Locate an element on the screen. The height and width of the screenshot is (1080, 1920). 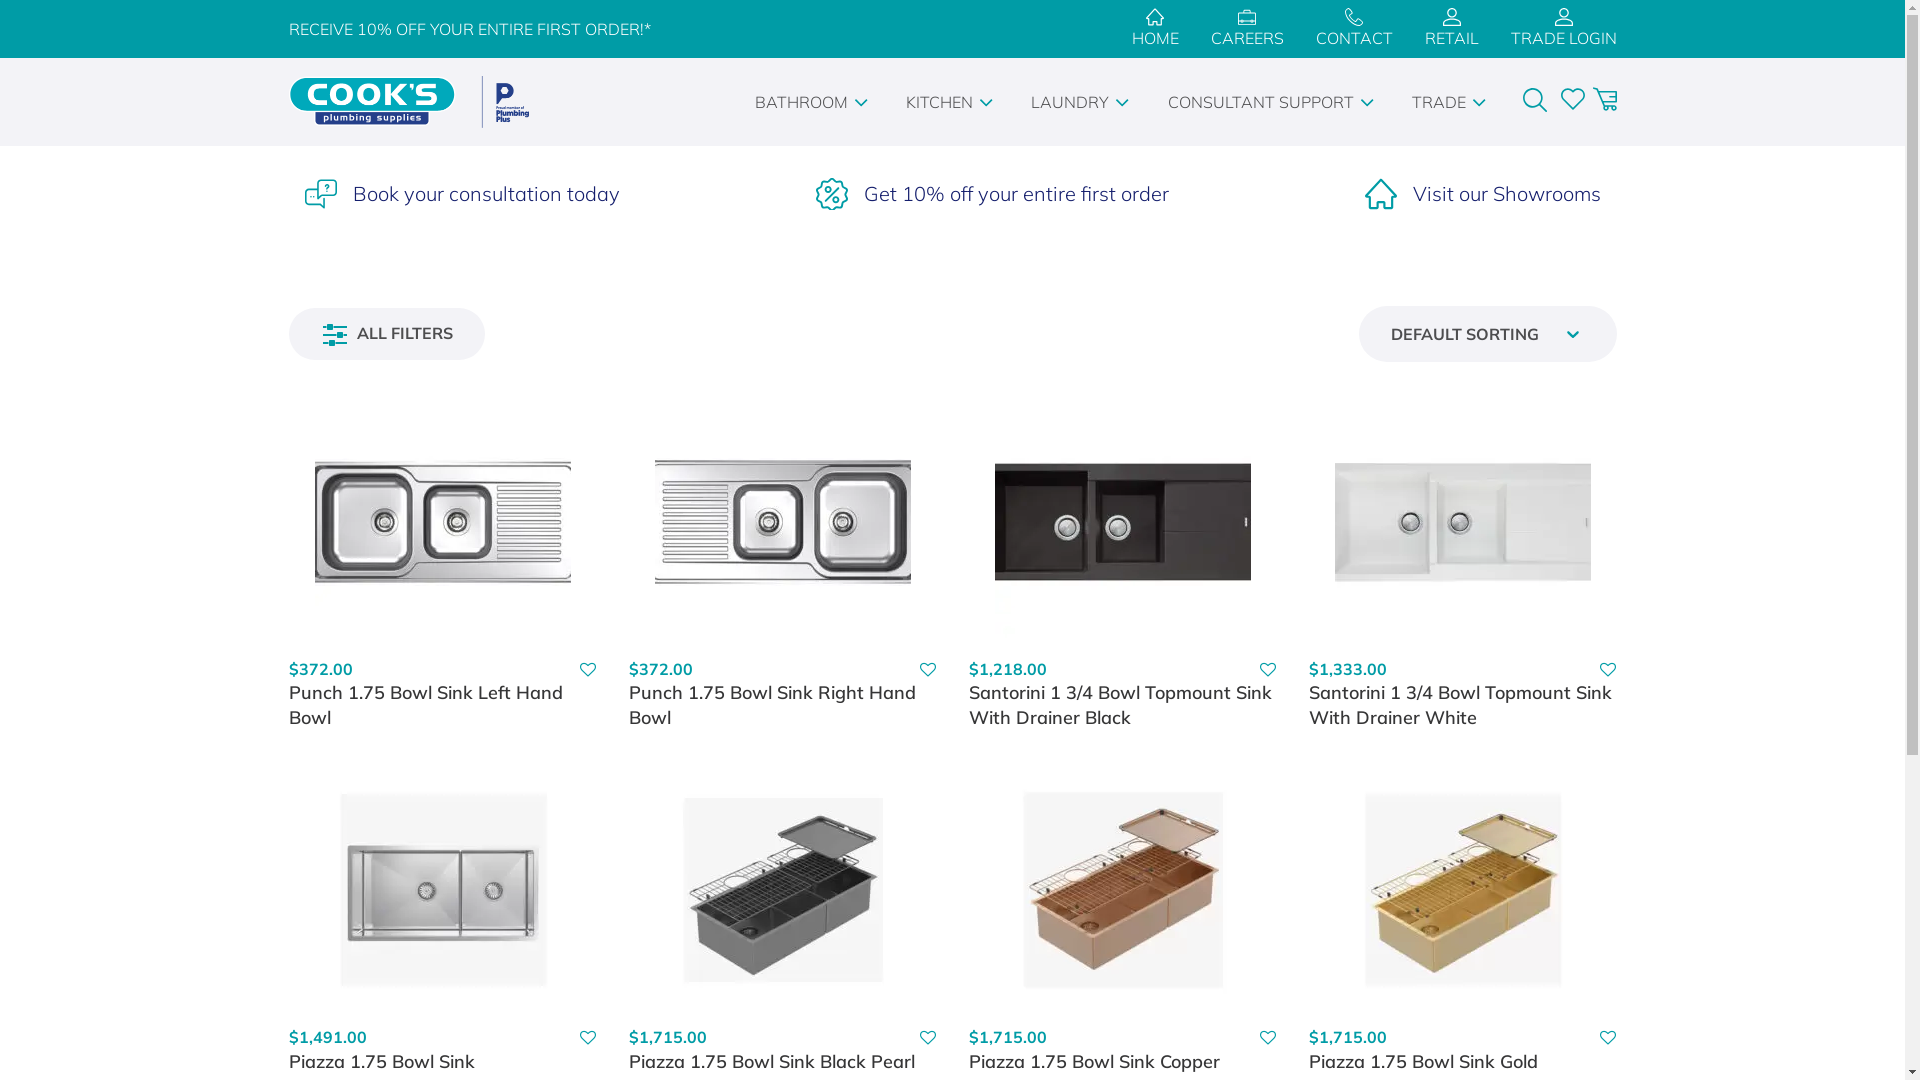
'TRADE' is located at coordinates (1451, 101).